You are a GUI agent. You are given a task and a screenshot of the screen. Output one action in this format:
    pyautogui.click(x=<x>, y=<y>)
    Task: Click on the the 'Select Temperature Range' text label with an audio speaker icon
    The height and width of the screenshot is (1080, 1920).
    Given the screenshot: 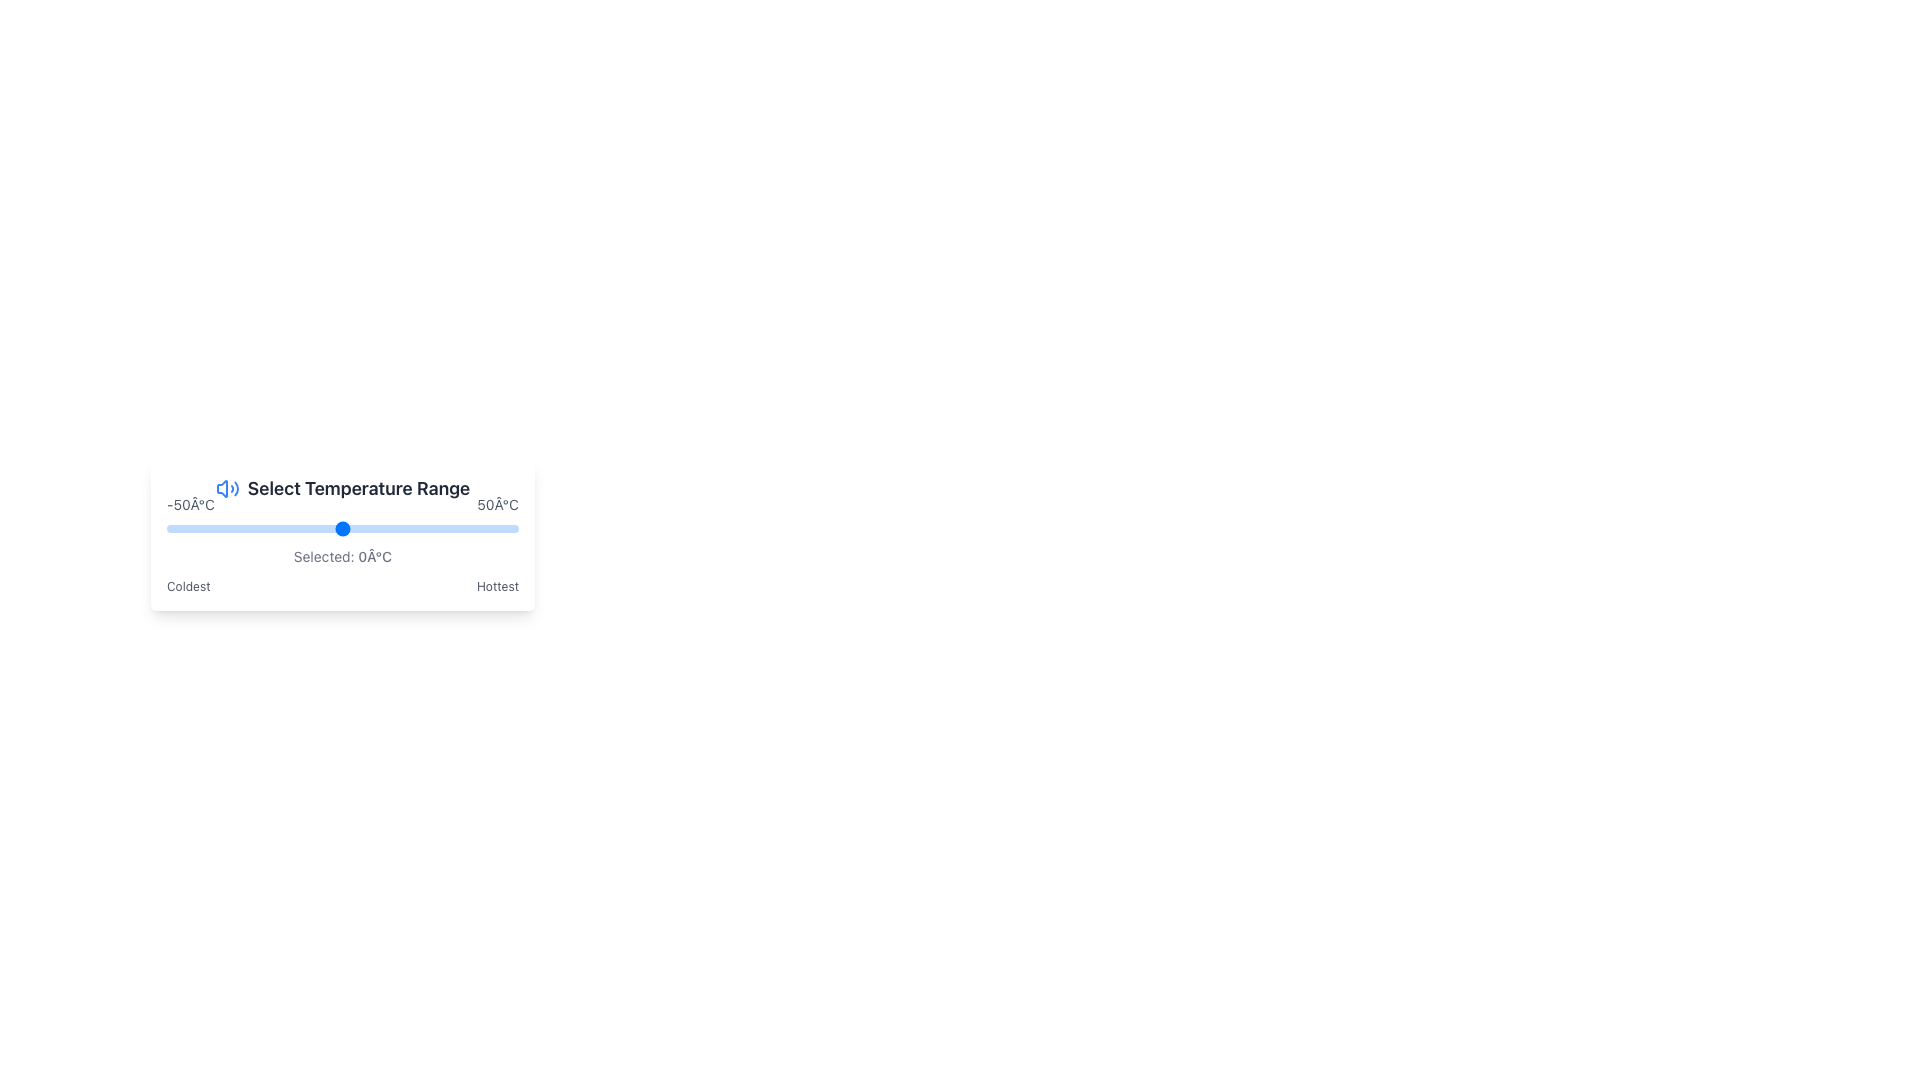 What is the action you would take?
    pyautogui.click(x=342, y=489)
    